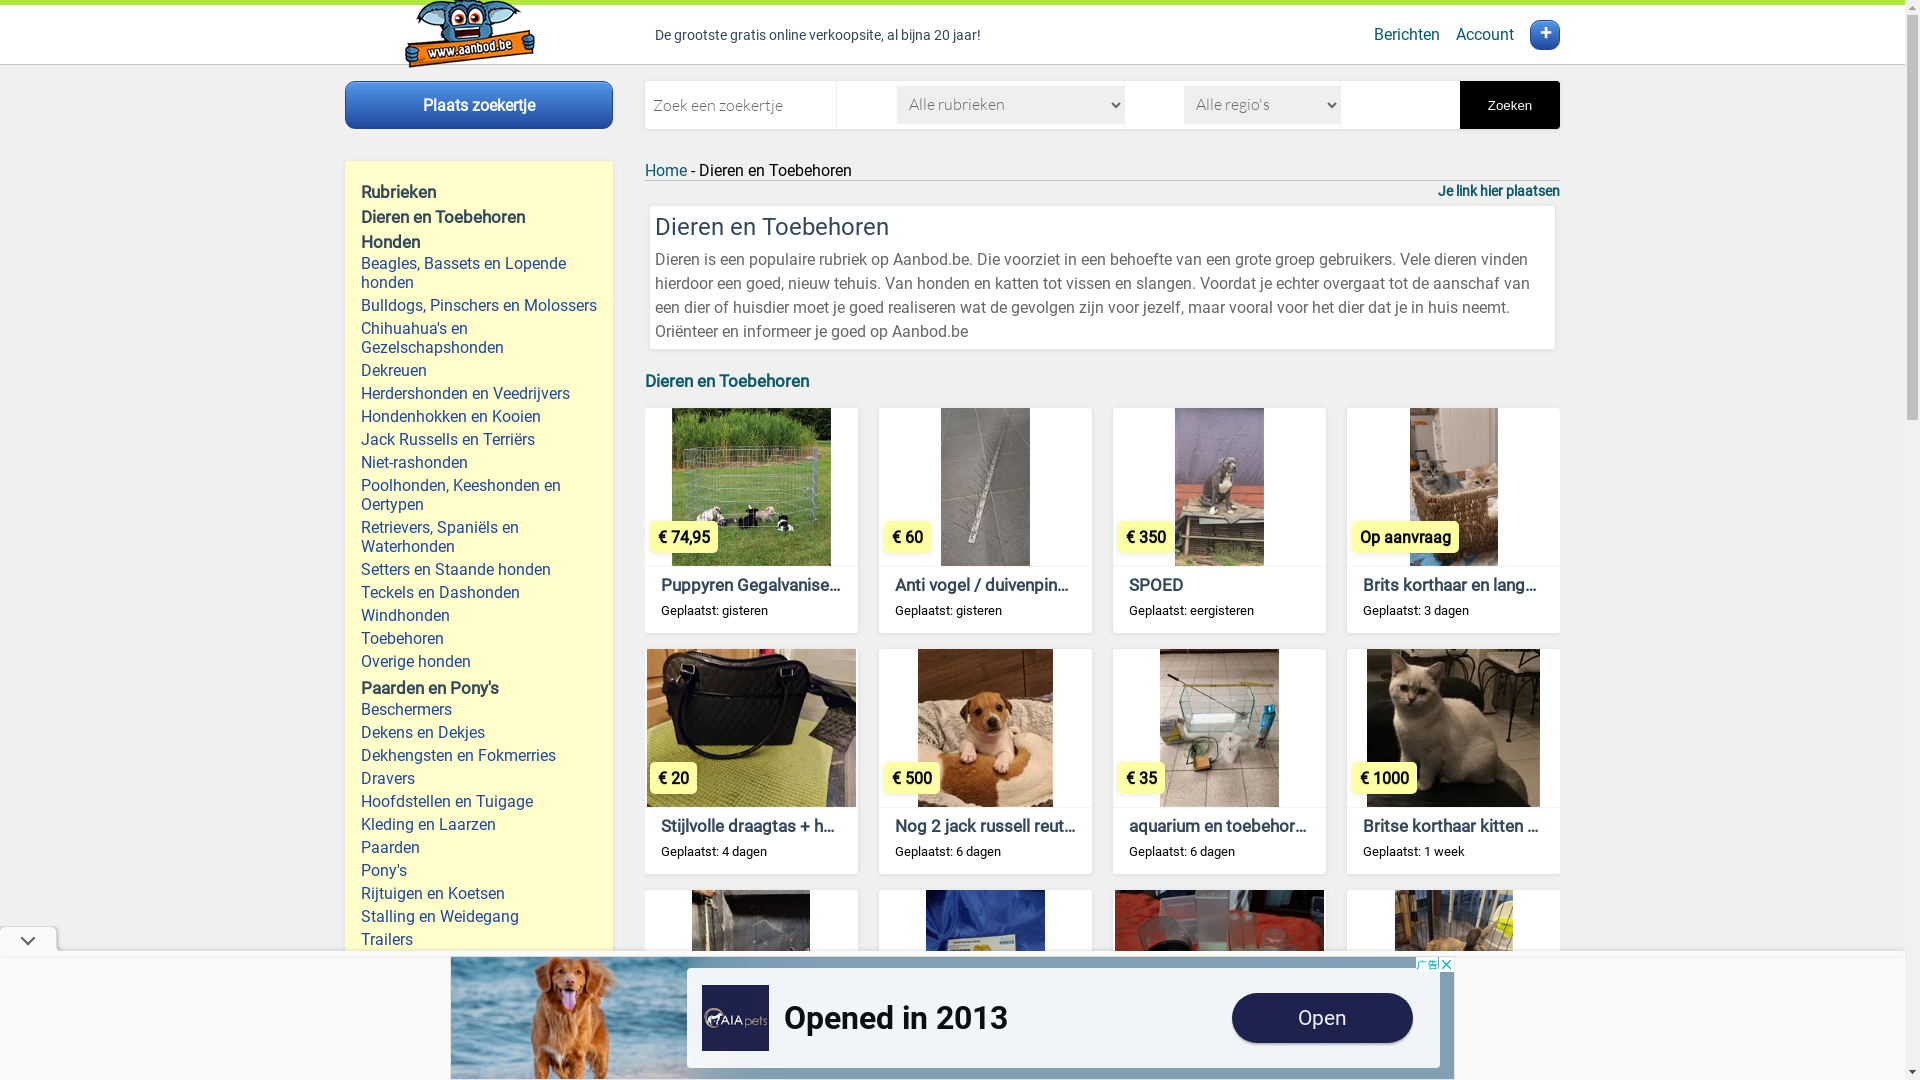 The height and width of the screenshot is (1080, 1920). What do you see at coordinates (478, 869) in the screenshot?
I see `'Pony's'` at bounding box center [478, 869].